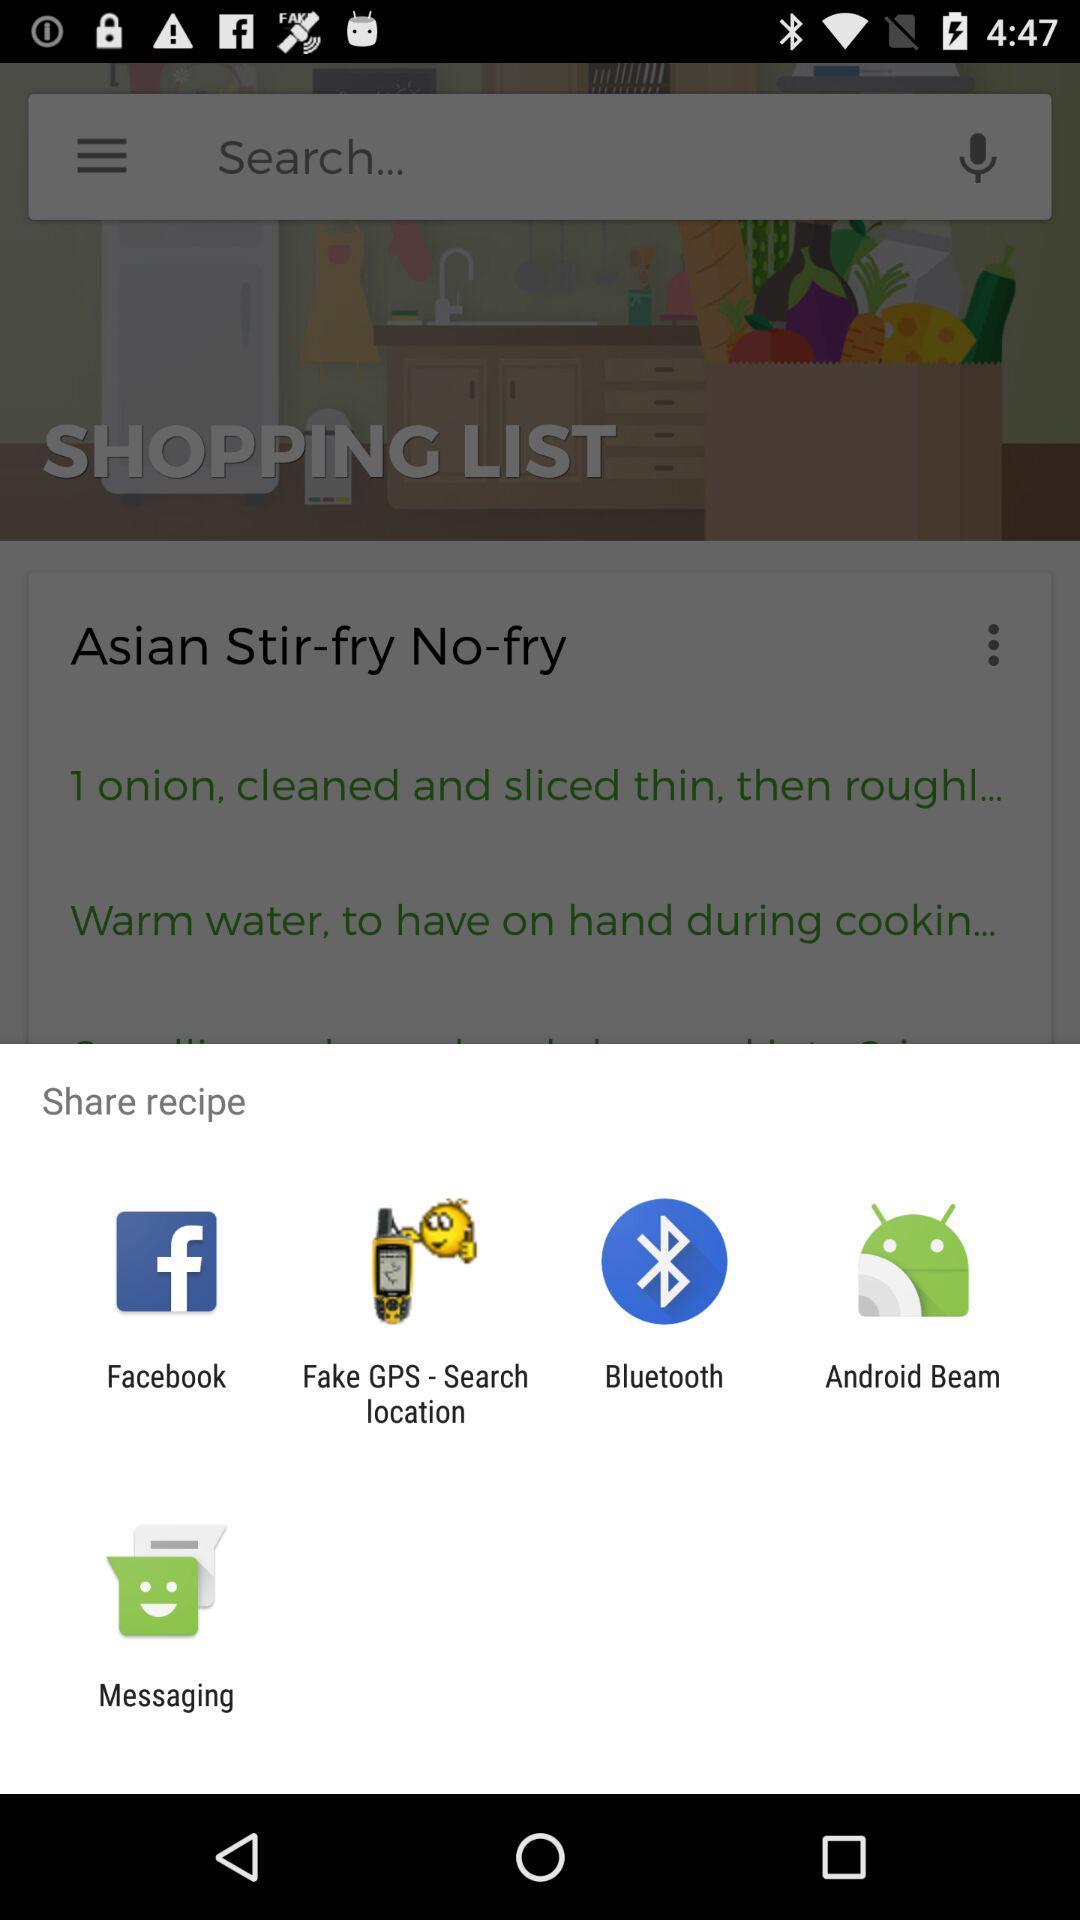 This screenshot has width=1080, height=1920. I want to click on the app to the right of the facebook app, so click(414, 1392).